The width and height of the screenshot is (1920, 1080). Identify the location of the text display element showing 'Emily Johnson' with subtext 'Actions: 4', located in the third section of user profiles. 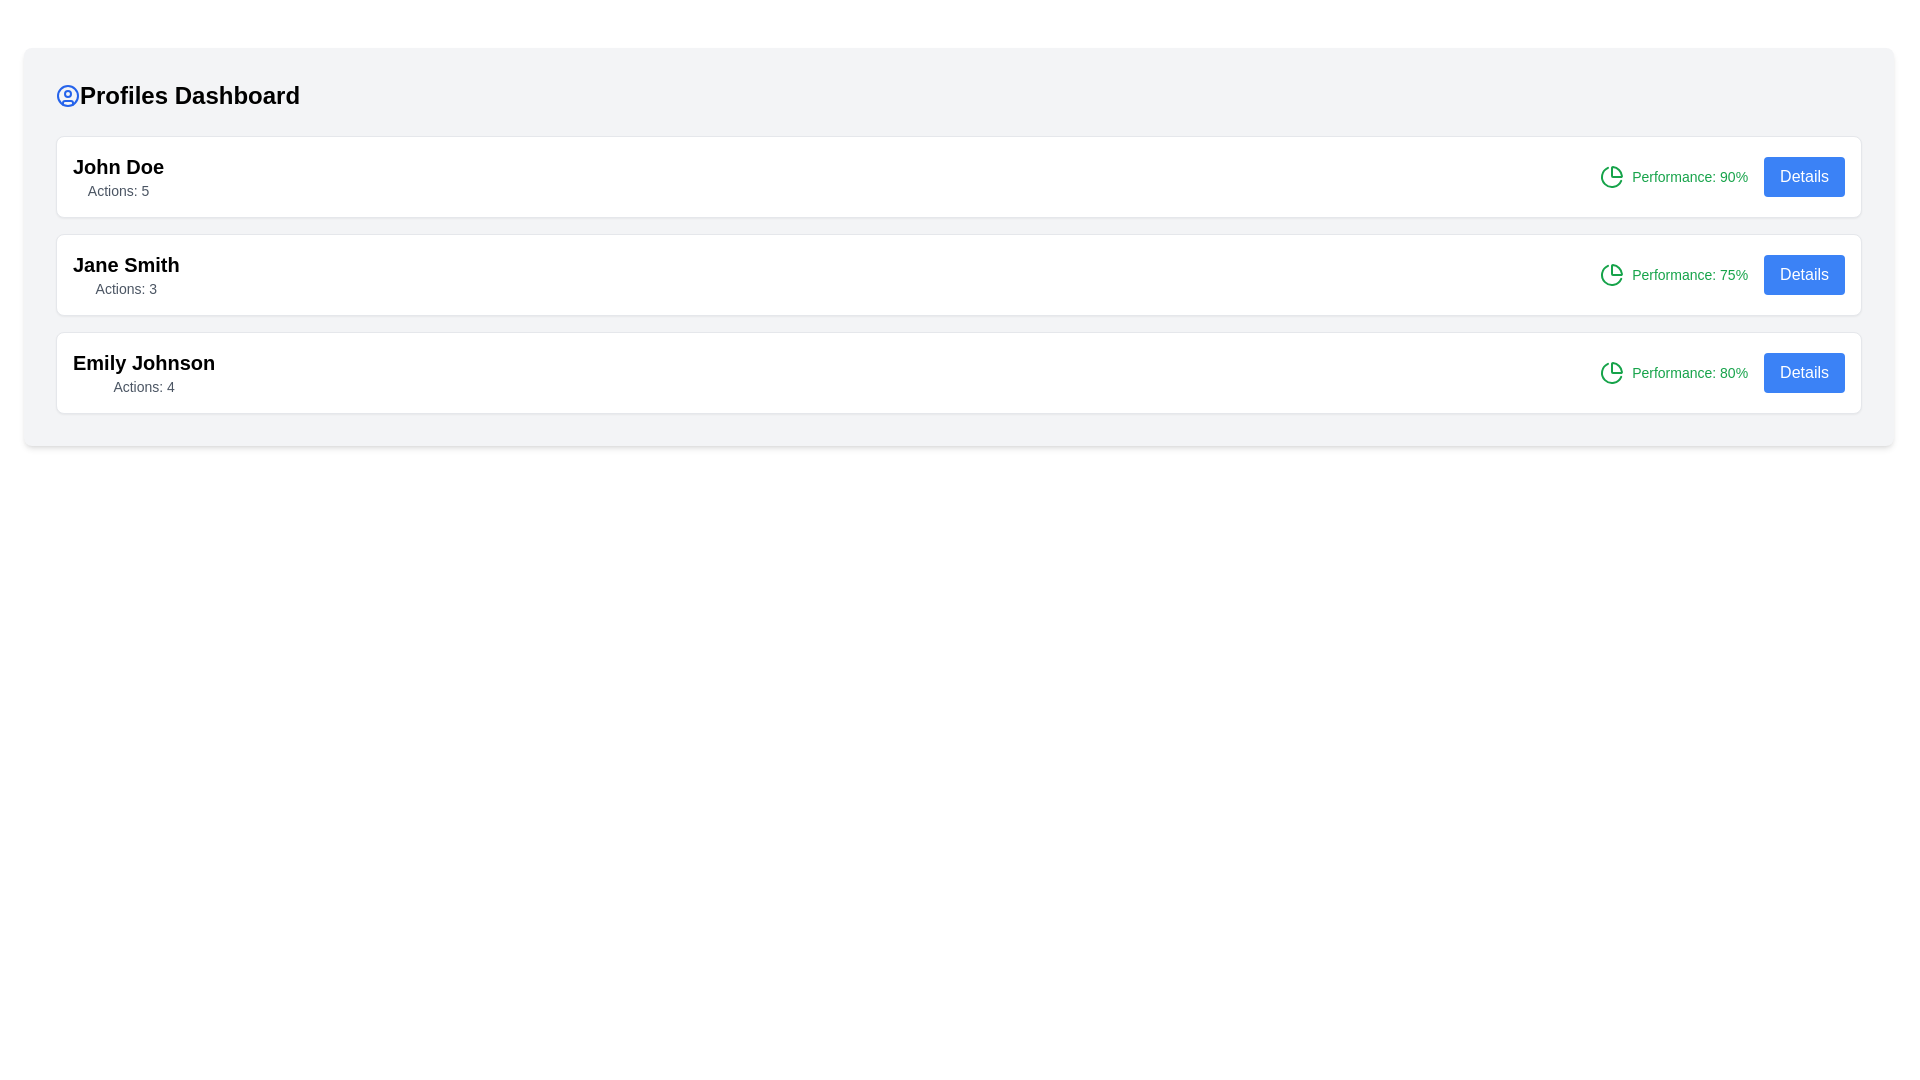
(143, 373).